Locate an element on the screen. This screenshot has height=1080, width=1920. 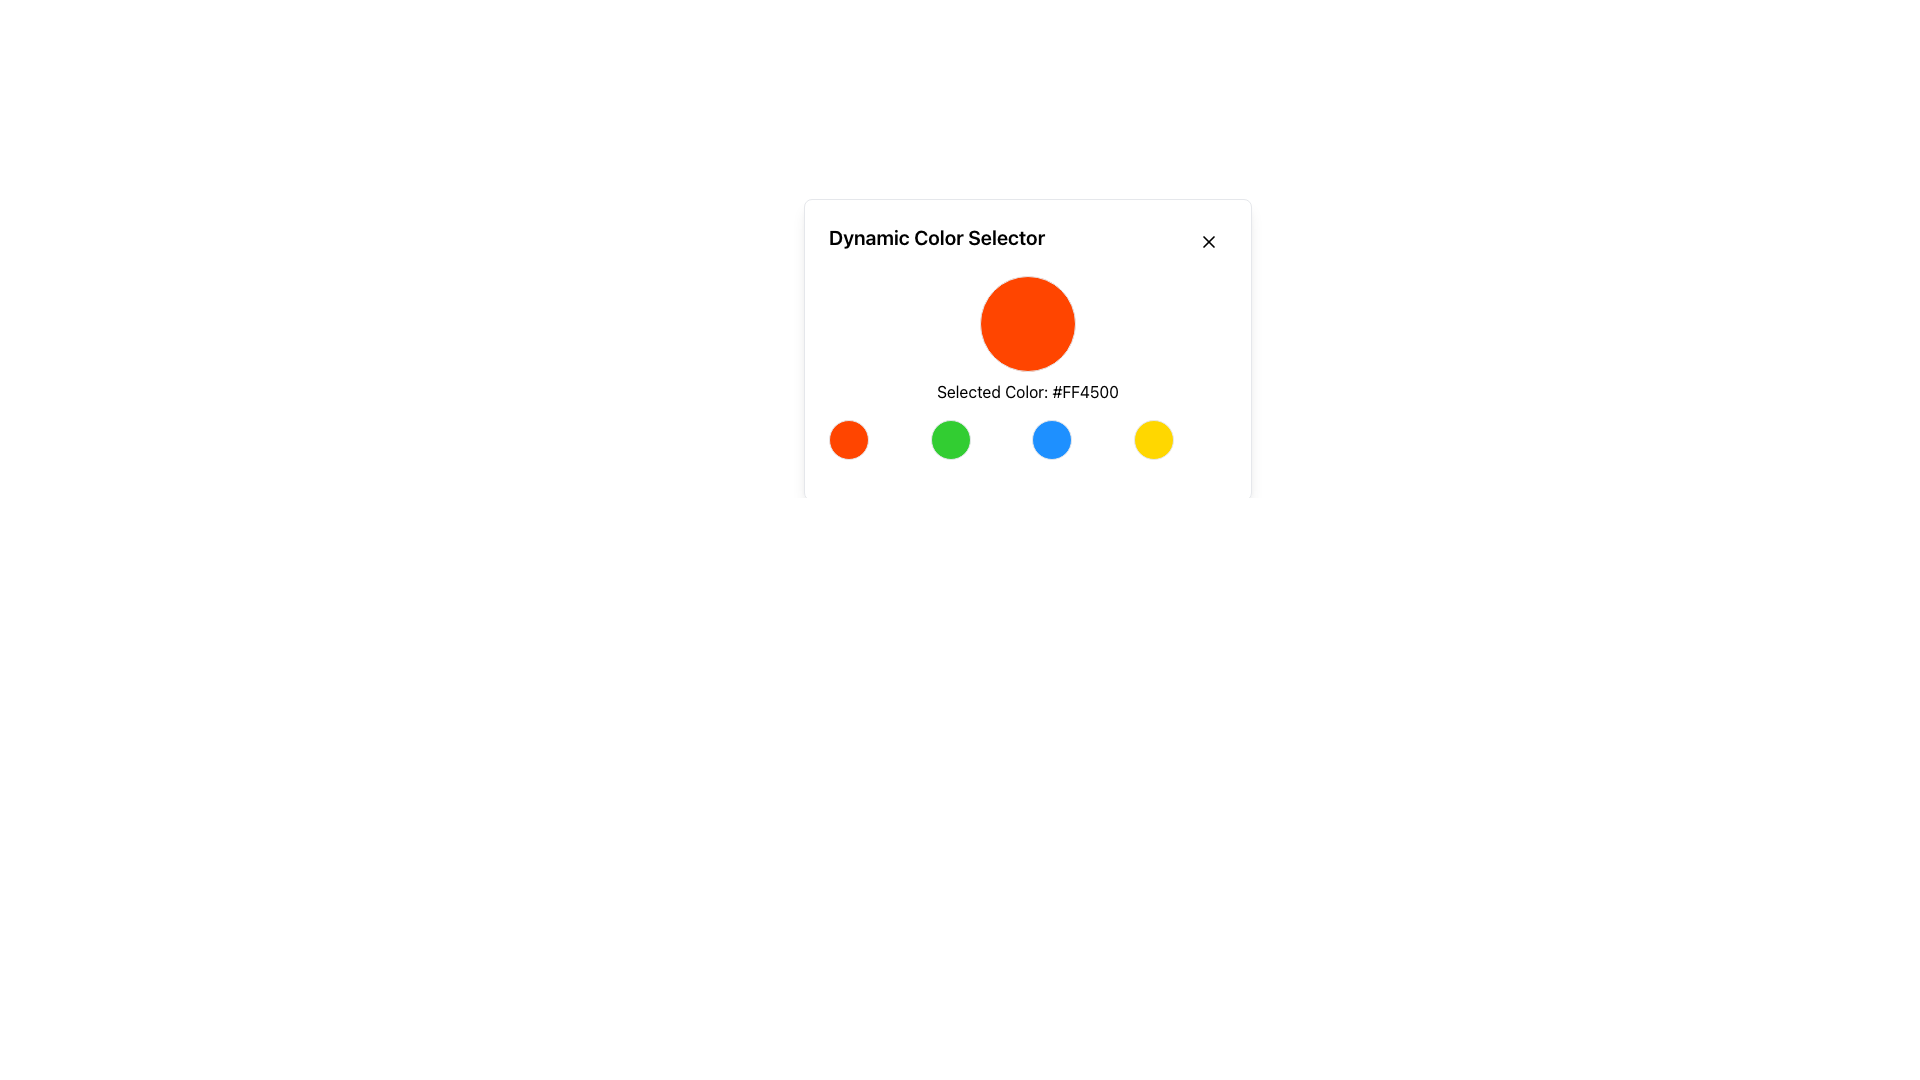
the small circular button with a black 'X' icon at the top-right corner of the 'Dynamic Color Selector' modal is located at coordinates (1208, 241).